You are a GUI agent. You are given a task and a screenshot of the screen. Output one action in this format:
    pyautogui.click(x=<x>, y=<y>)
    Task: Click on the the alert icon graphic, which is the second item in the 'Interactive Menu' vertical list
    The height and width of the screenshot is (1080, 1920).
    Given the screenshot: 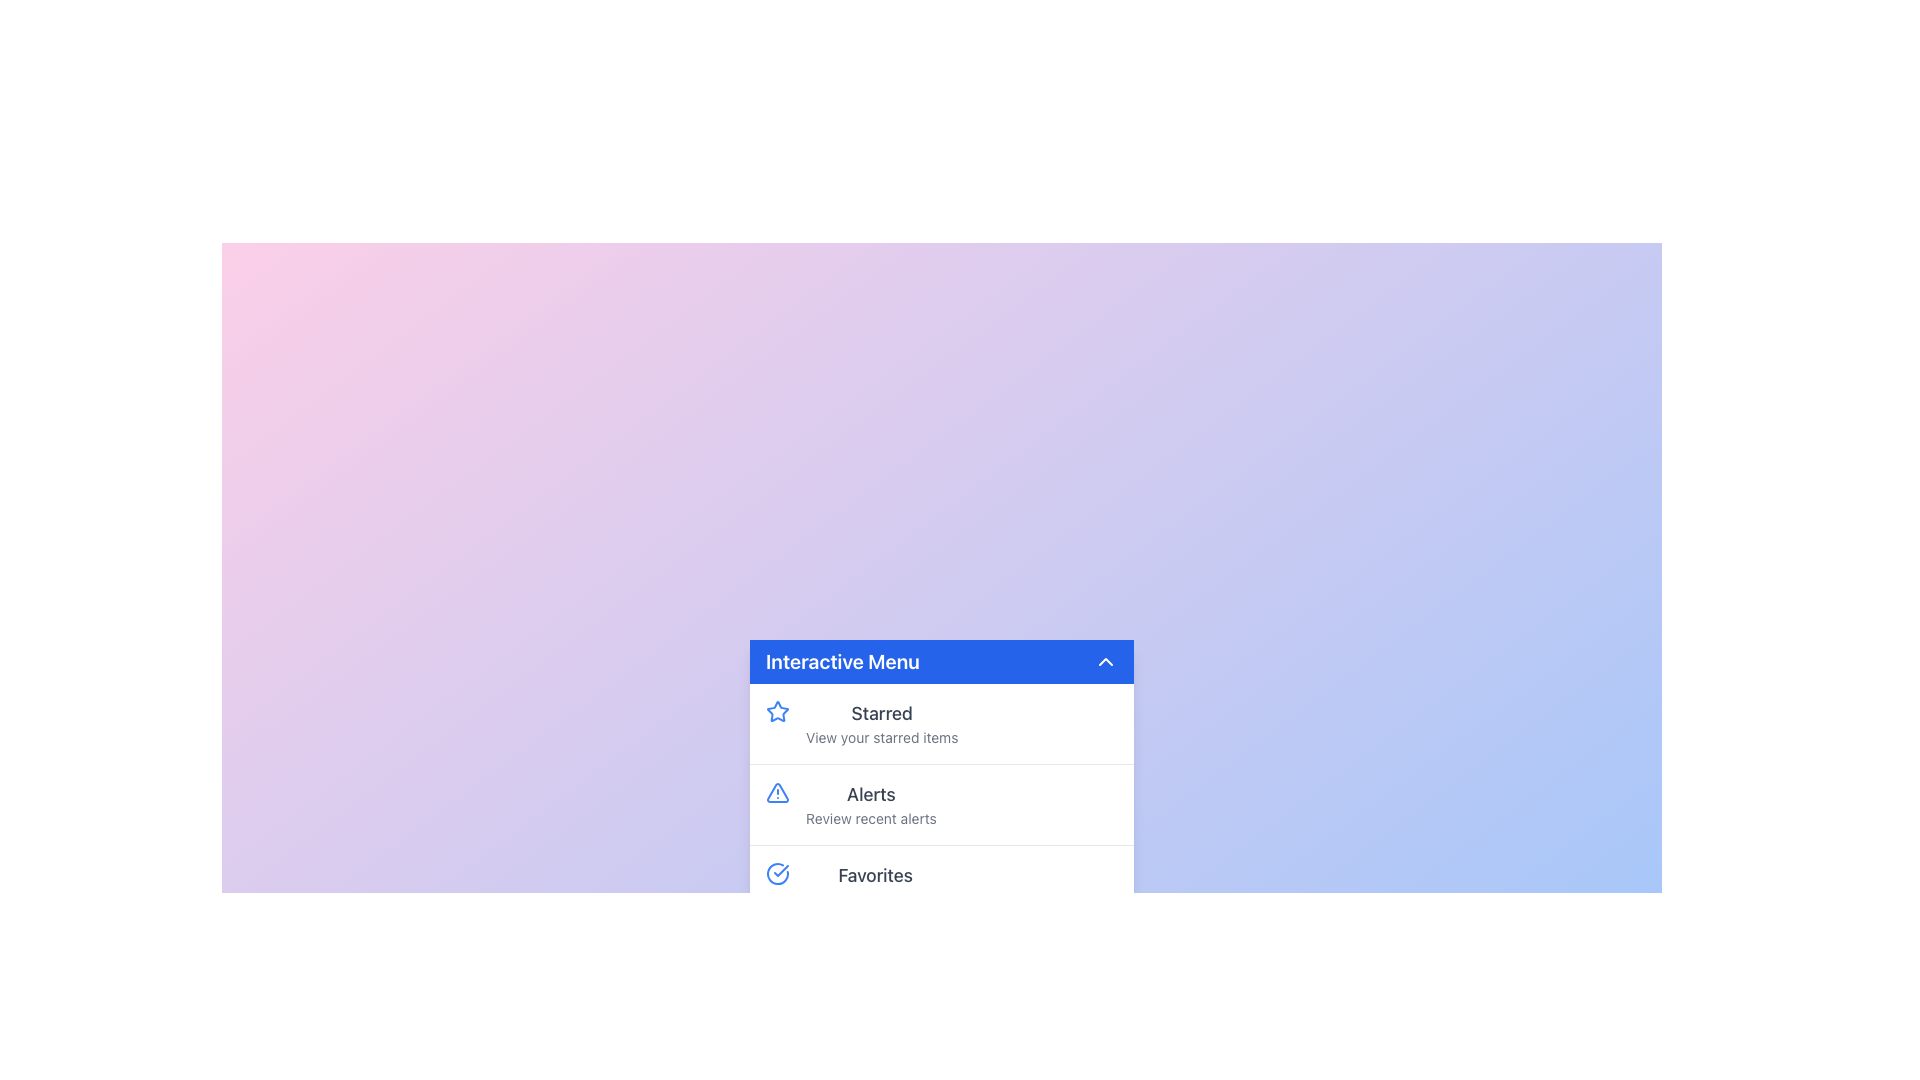 What is the action you would take?
    pyautogui.click(x=776, y=791)
    